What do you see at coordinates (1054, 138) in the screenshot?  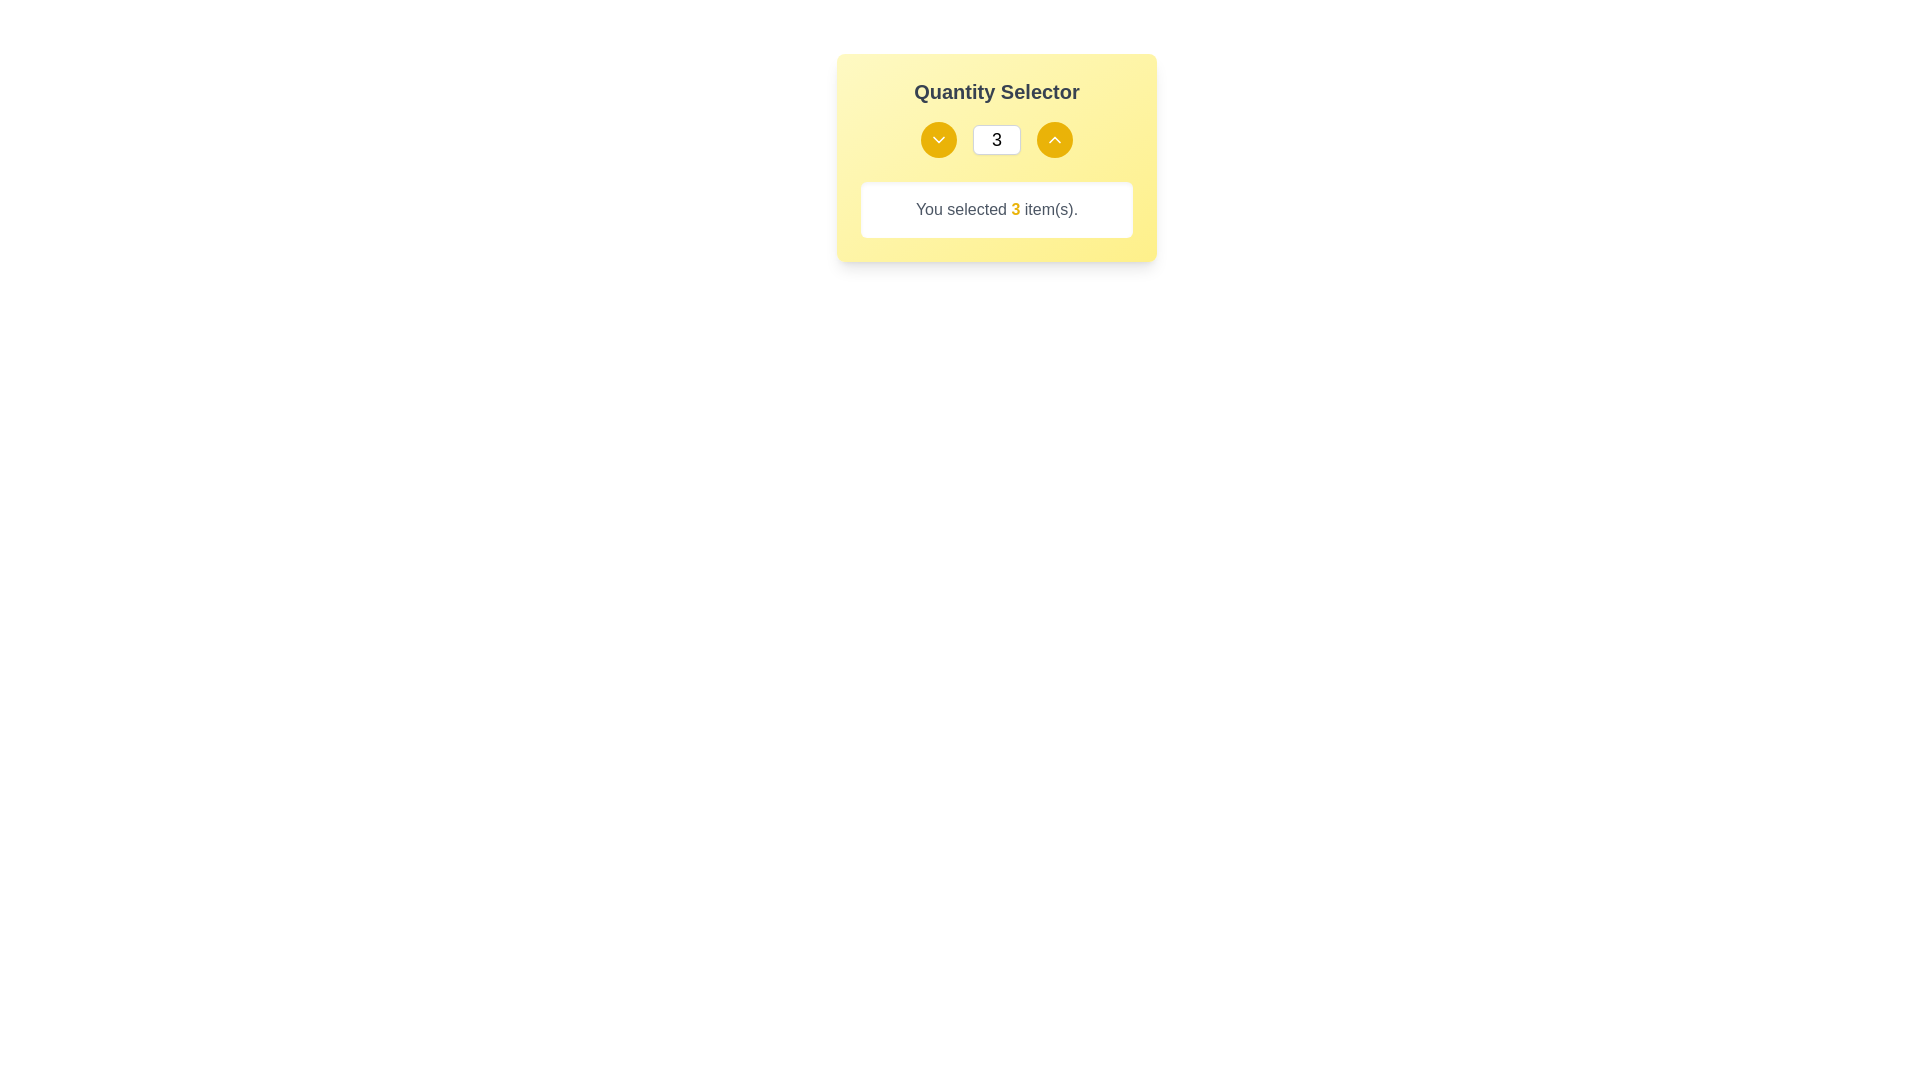 I see `the small triangular chevron icon pointing upwards, which is located inside the circular button at the top-right corner of the 'Quantity Selector' section` at bounding box center [1054, 138].